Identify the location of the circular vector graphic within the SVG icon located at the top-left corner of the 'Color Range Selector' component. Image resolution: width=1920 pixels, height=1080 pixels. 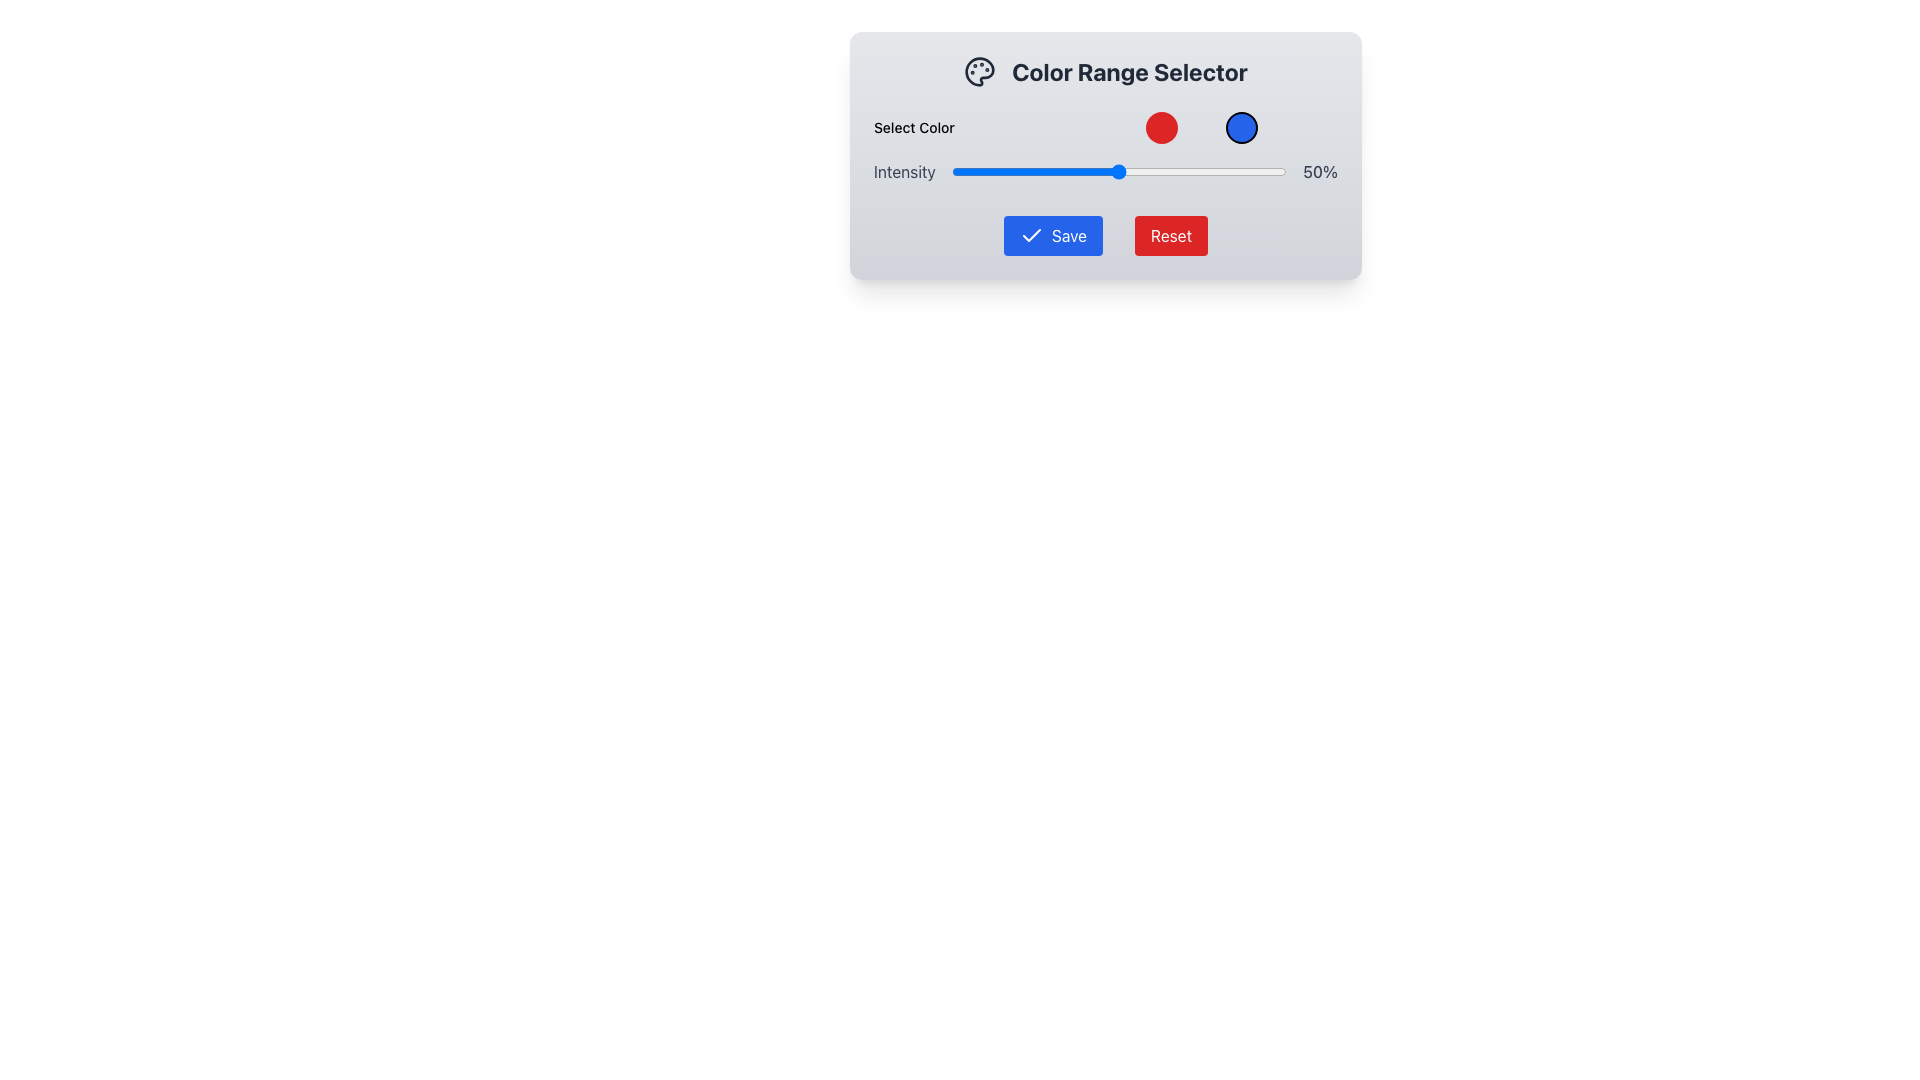
(980, 71).